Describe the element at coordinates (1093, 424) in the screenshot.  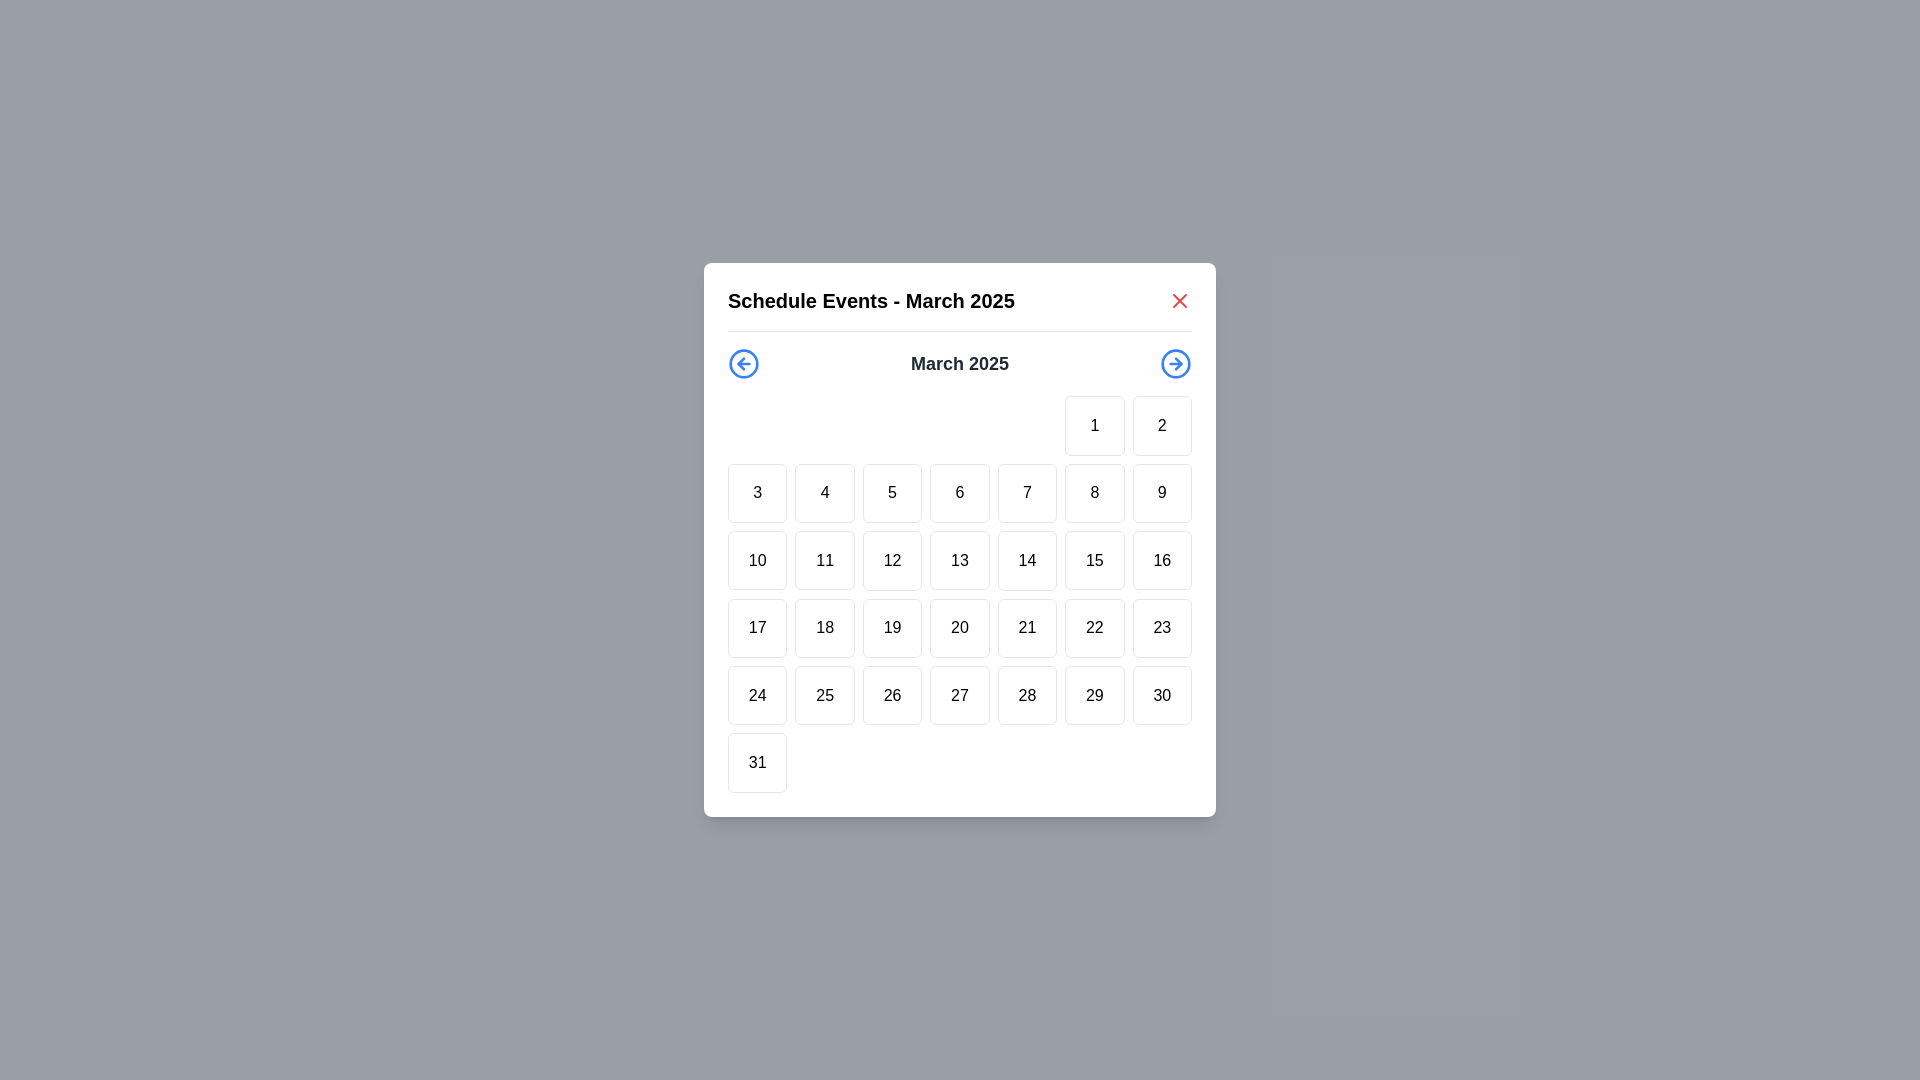
I see `the calendar day button representing the 1st of the month` at that location.